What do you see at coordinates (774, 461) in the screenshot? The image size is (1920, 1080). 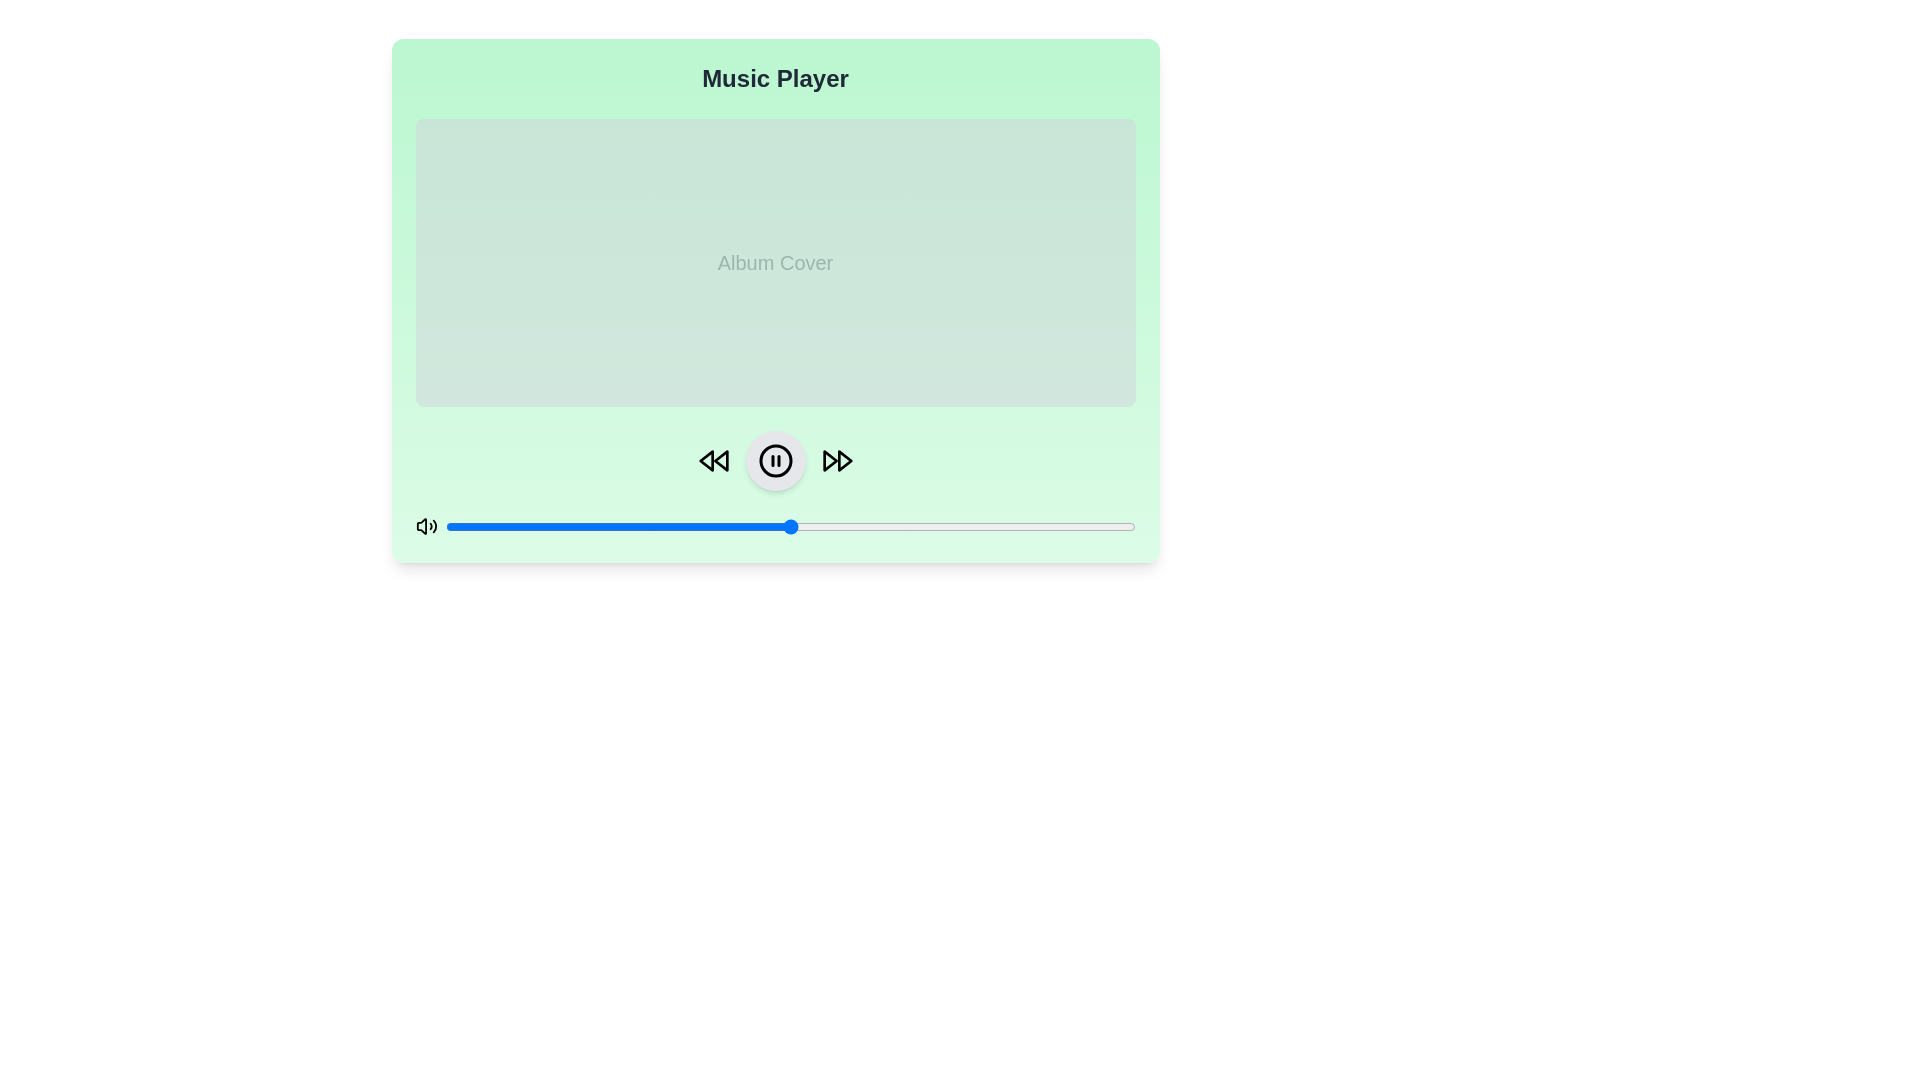 I see `the pause button located centrally within the bottom control bar of the music player` at bounding box center [774, 461].